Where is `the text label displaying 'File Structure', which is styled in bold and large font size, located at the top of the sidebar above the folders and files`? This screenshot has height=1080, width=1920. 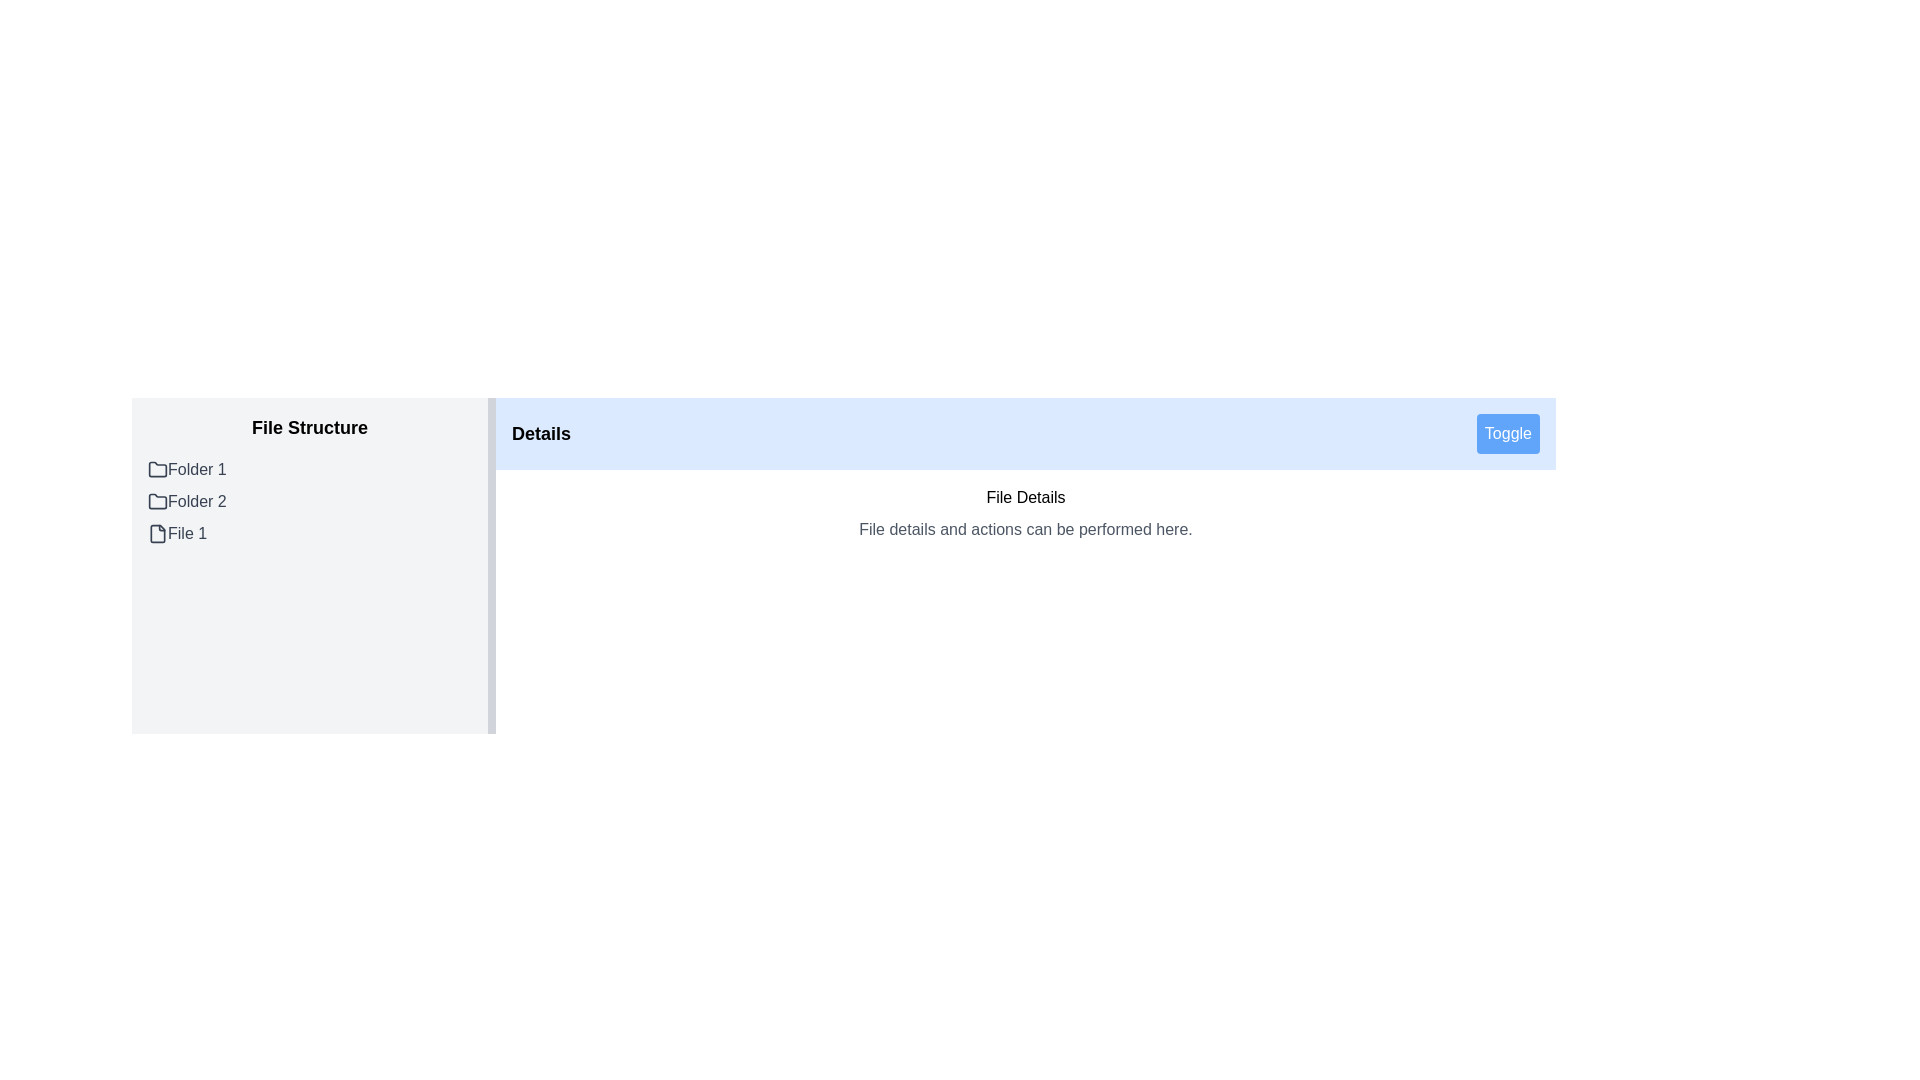 the text label displaying 'File Structure', which is styled in bold and large font size, located at the top of the sidebar above the folders and files is located at coordinates (309, 427).